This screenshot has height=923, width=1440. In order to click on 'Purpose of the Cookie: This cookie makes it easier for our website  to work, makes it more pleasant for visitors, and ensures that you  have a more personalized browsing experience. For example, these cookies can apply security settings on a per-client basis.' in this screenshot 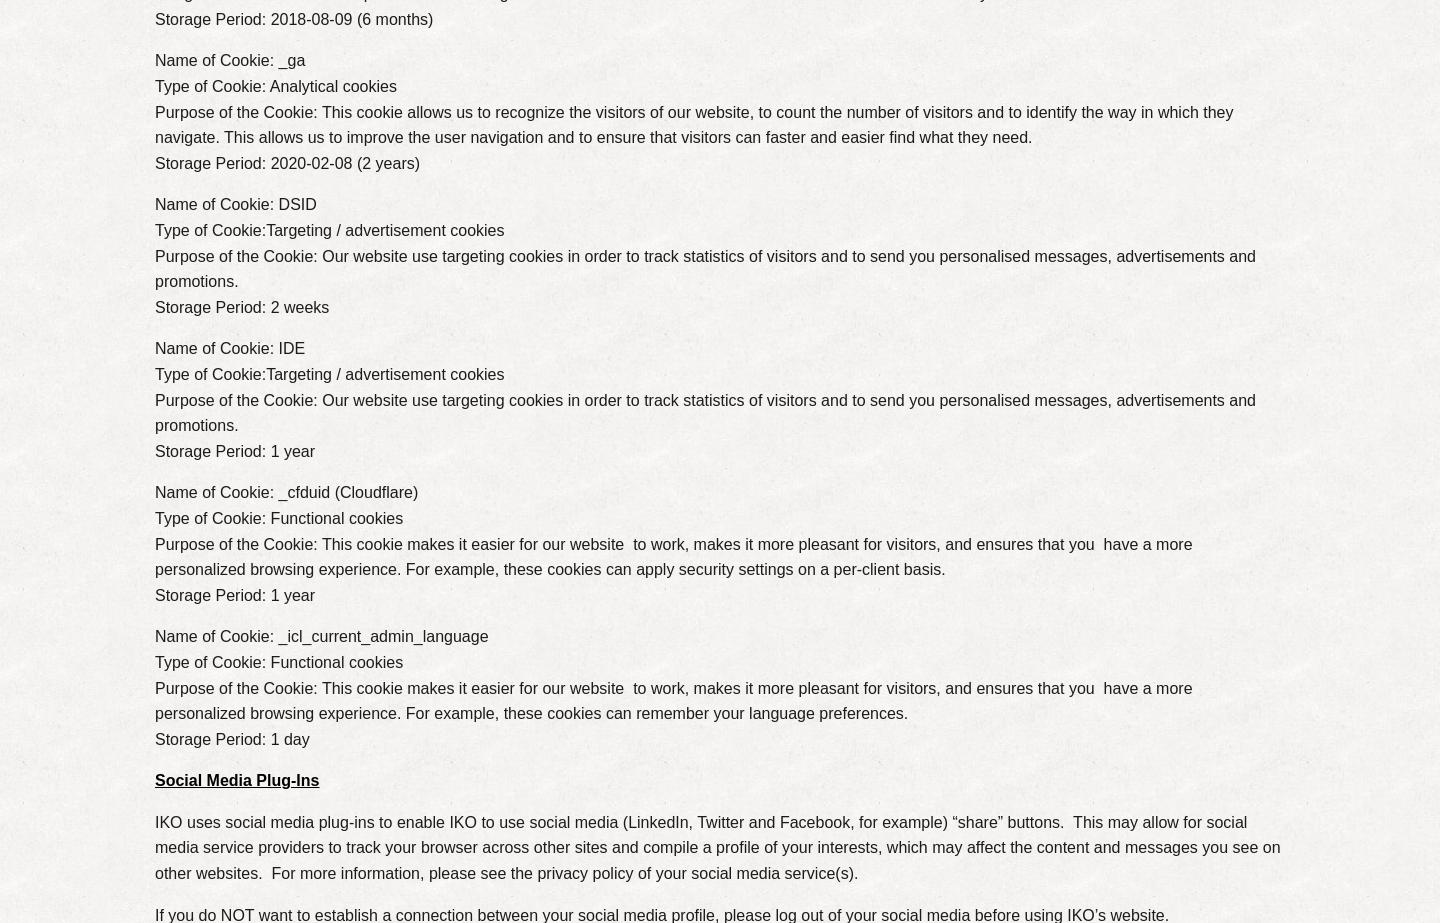, I will do `click(673, 555)`.